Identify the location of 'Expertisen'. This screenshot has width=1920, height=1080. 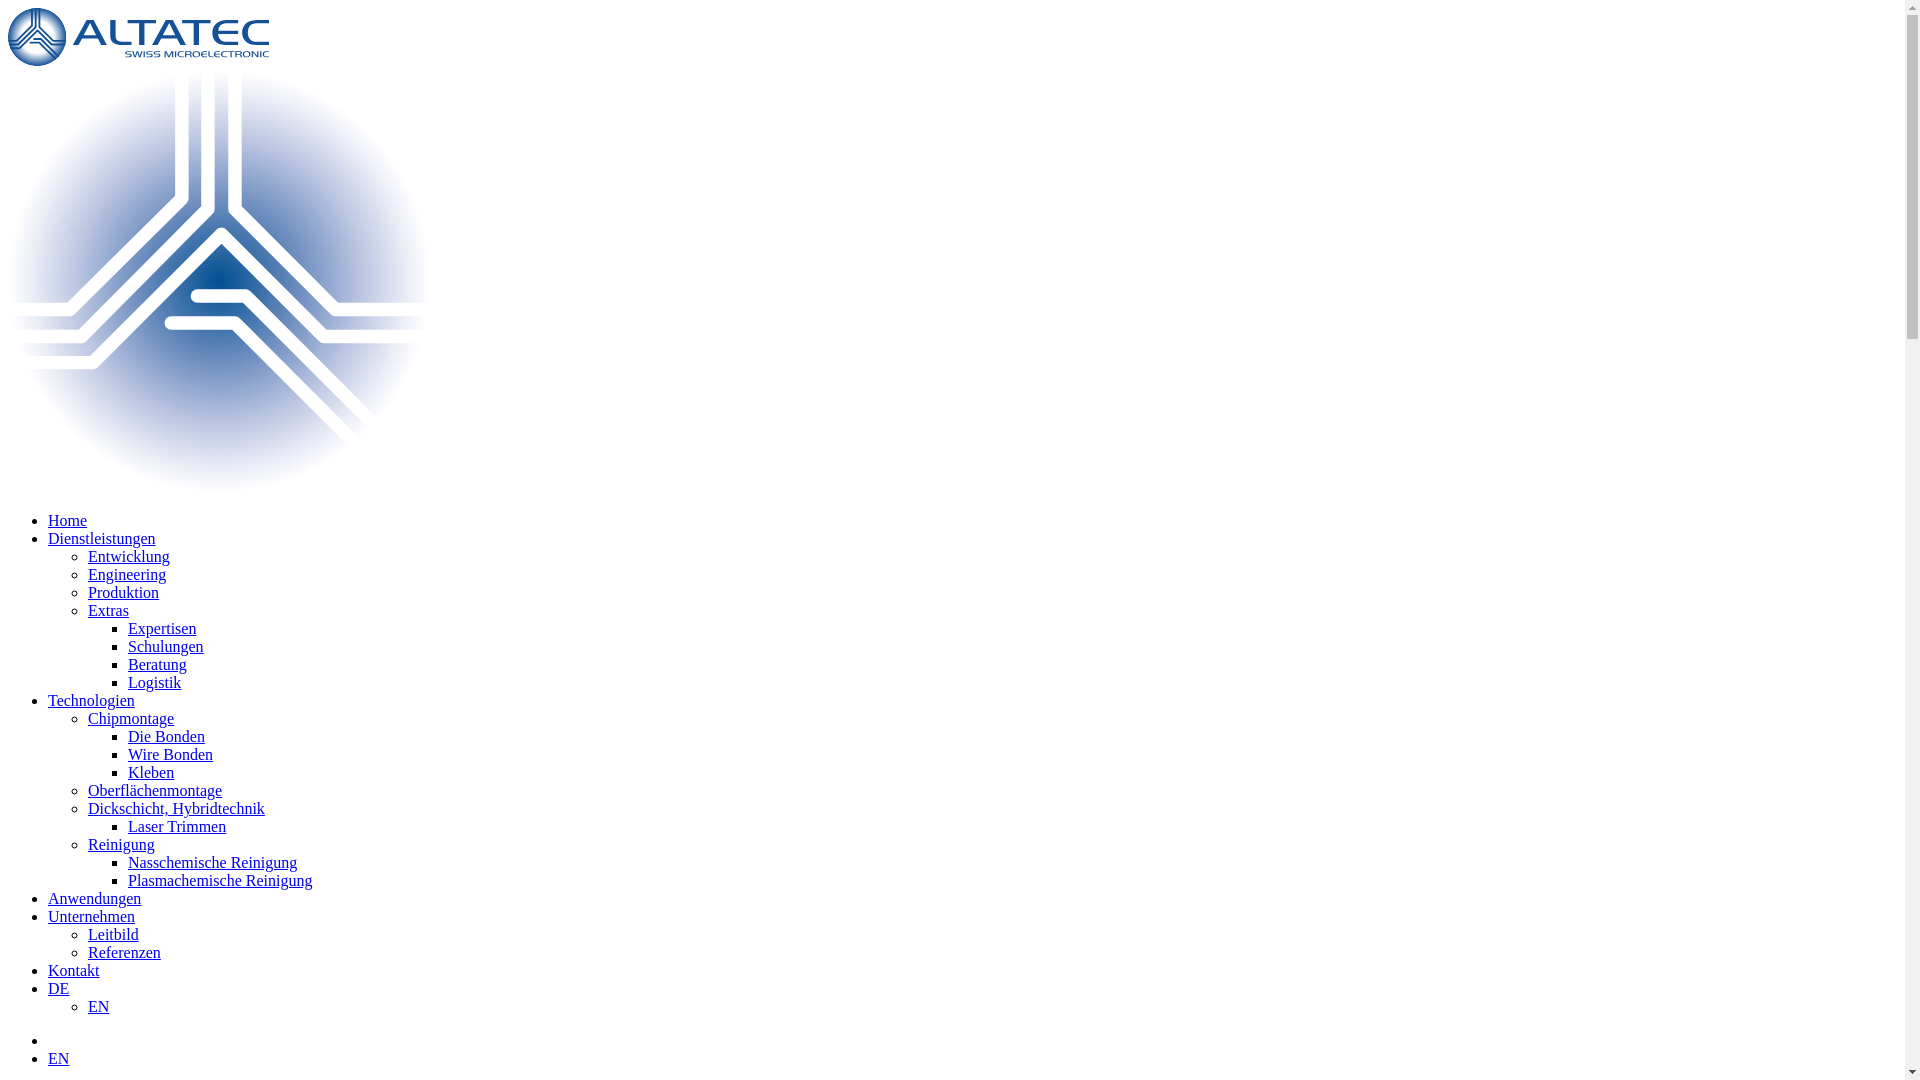
(162, 627).